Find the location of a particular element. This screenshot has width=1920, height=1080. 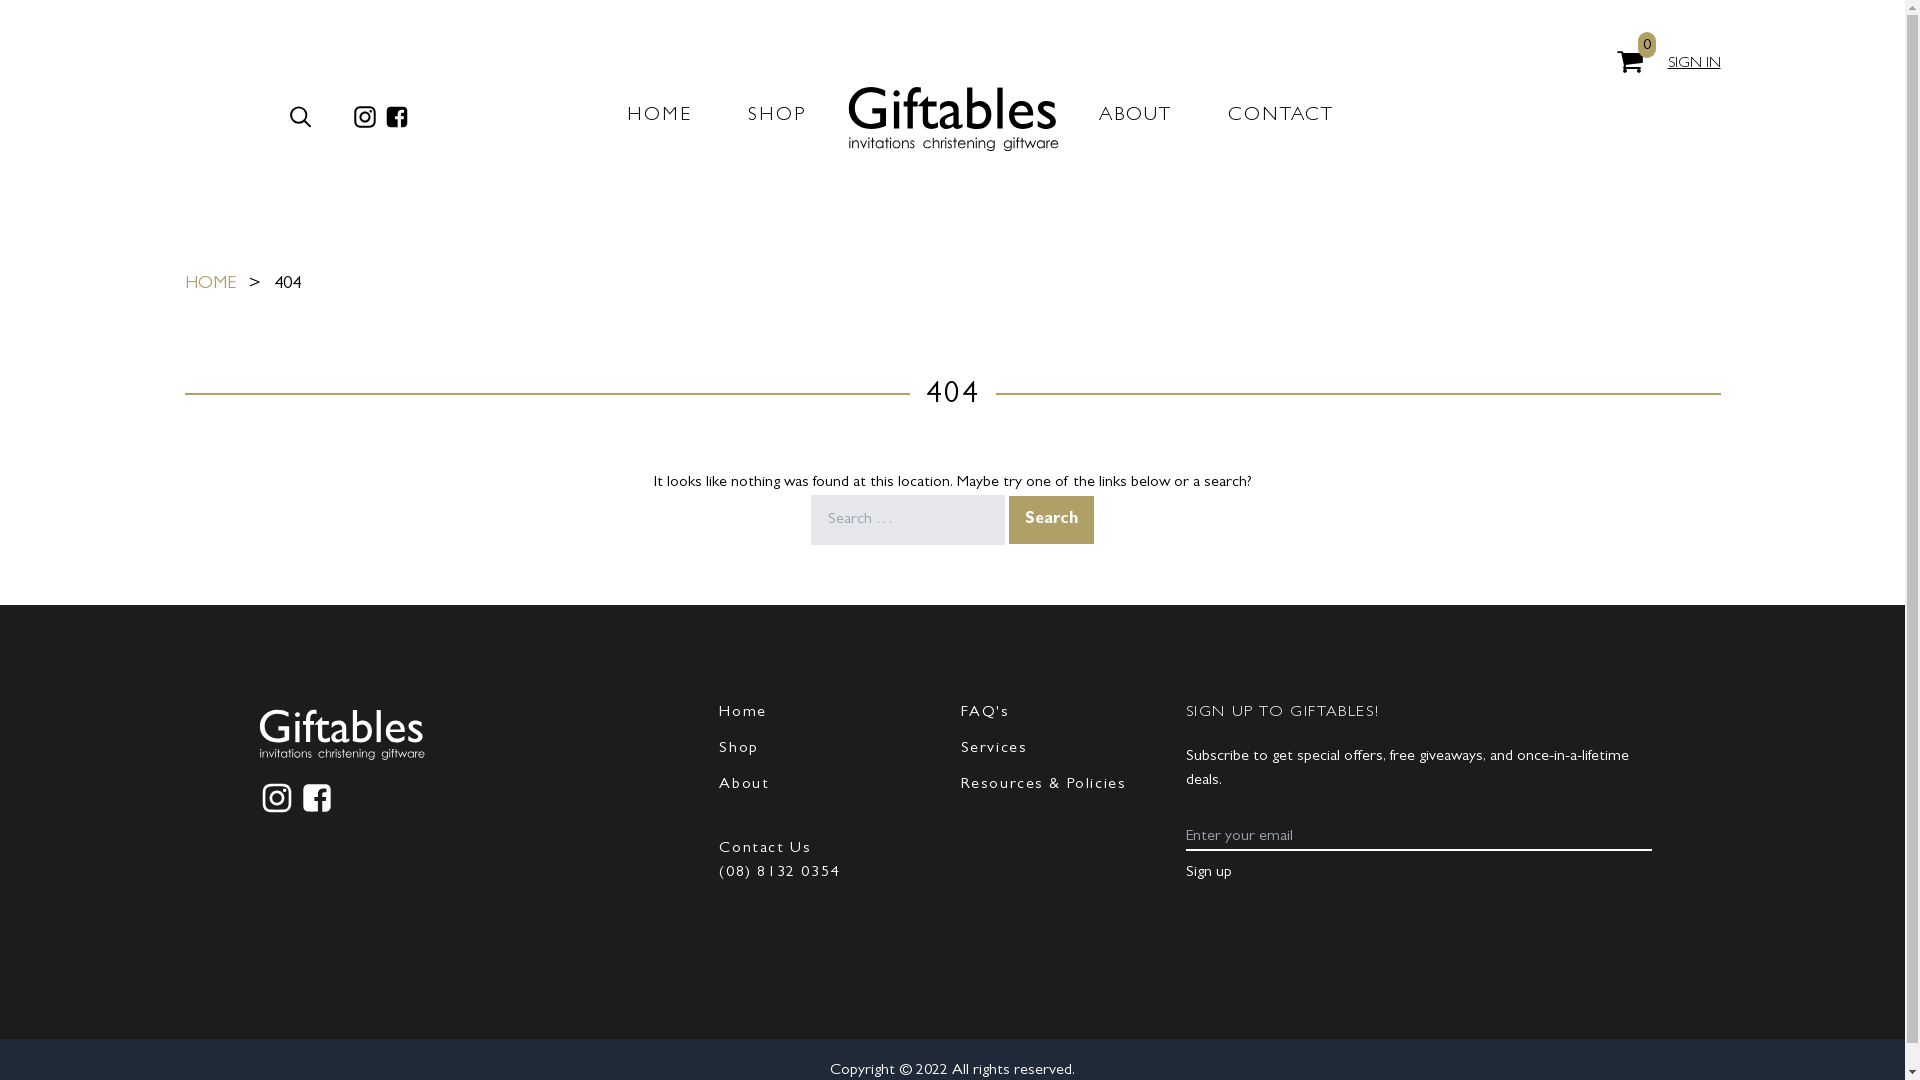

'Shop' is located at coordinates (737, 748).